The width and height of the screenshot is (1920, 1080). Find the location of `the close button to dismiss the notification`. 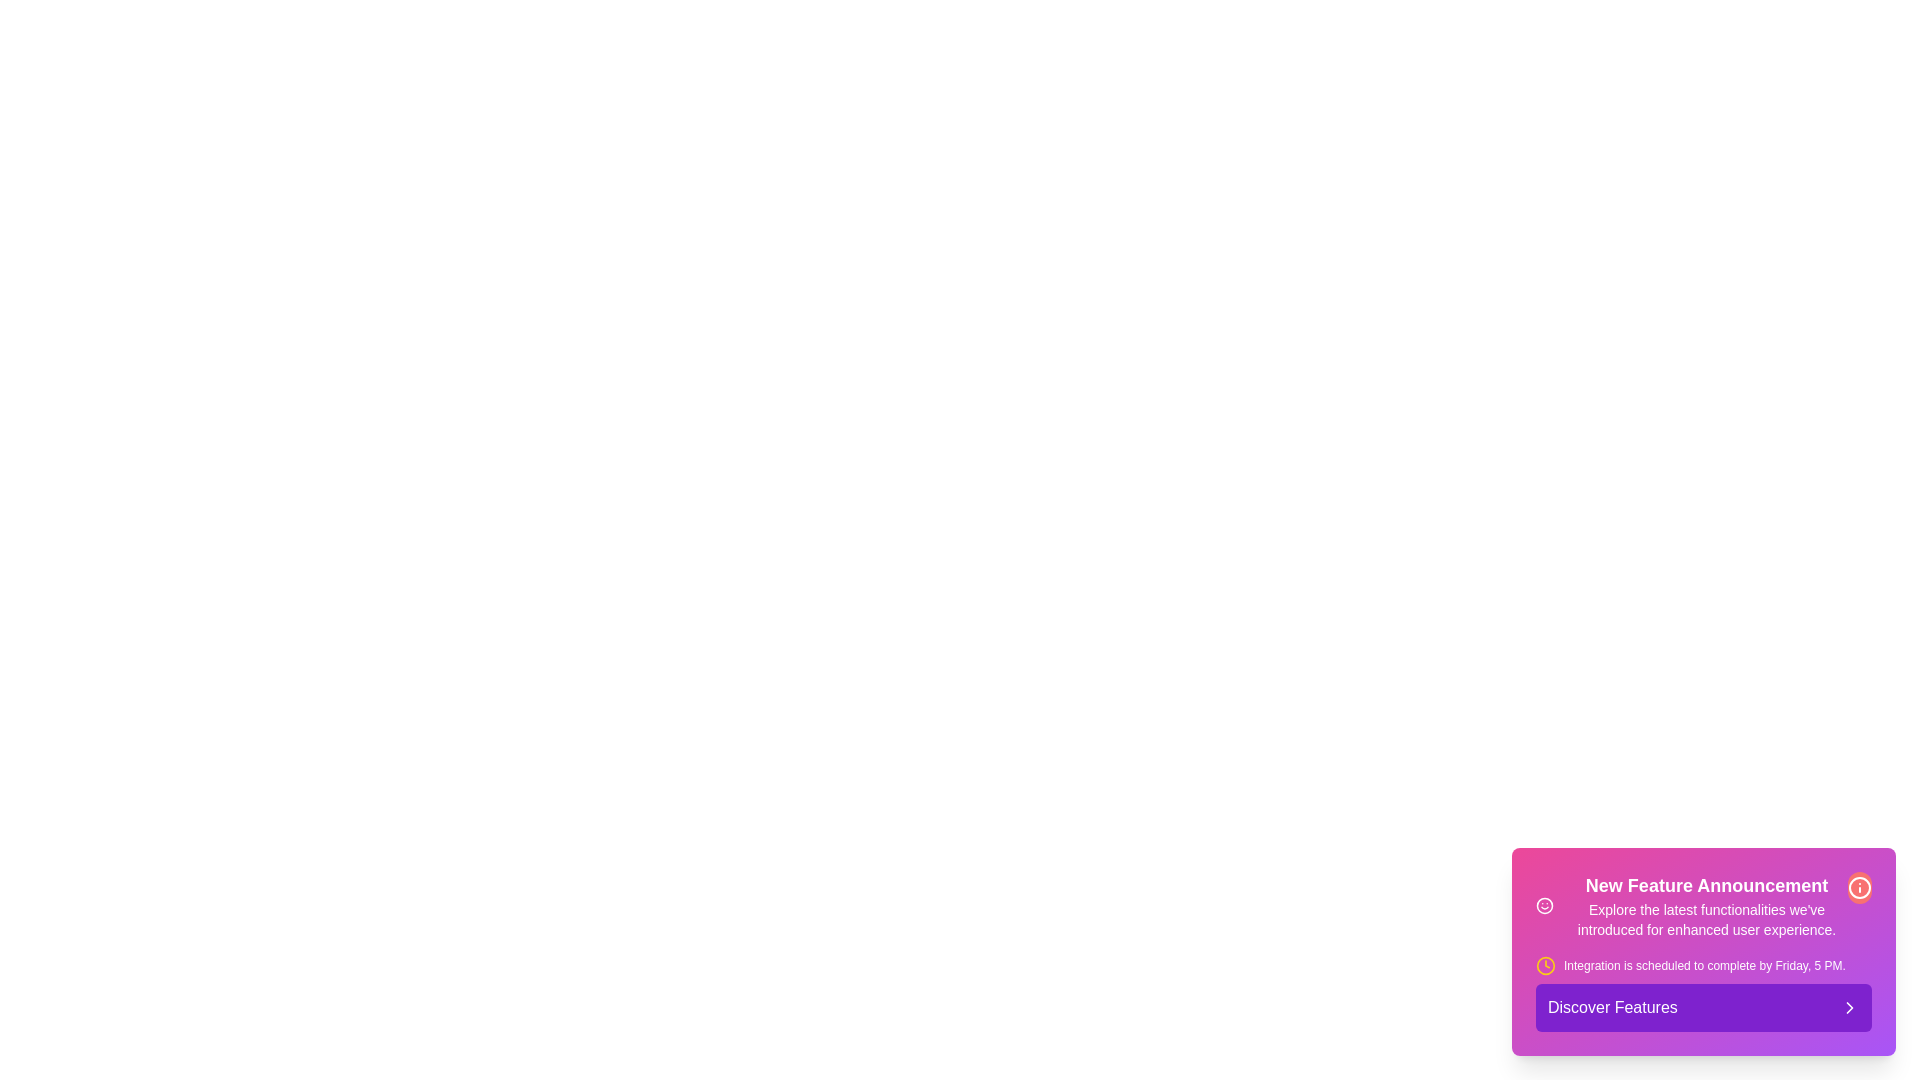

the close button to dismiss the notification is located at coordinates (1859, 886).